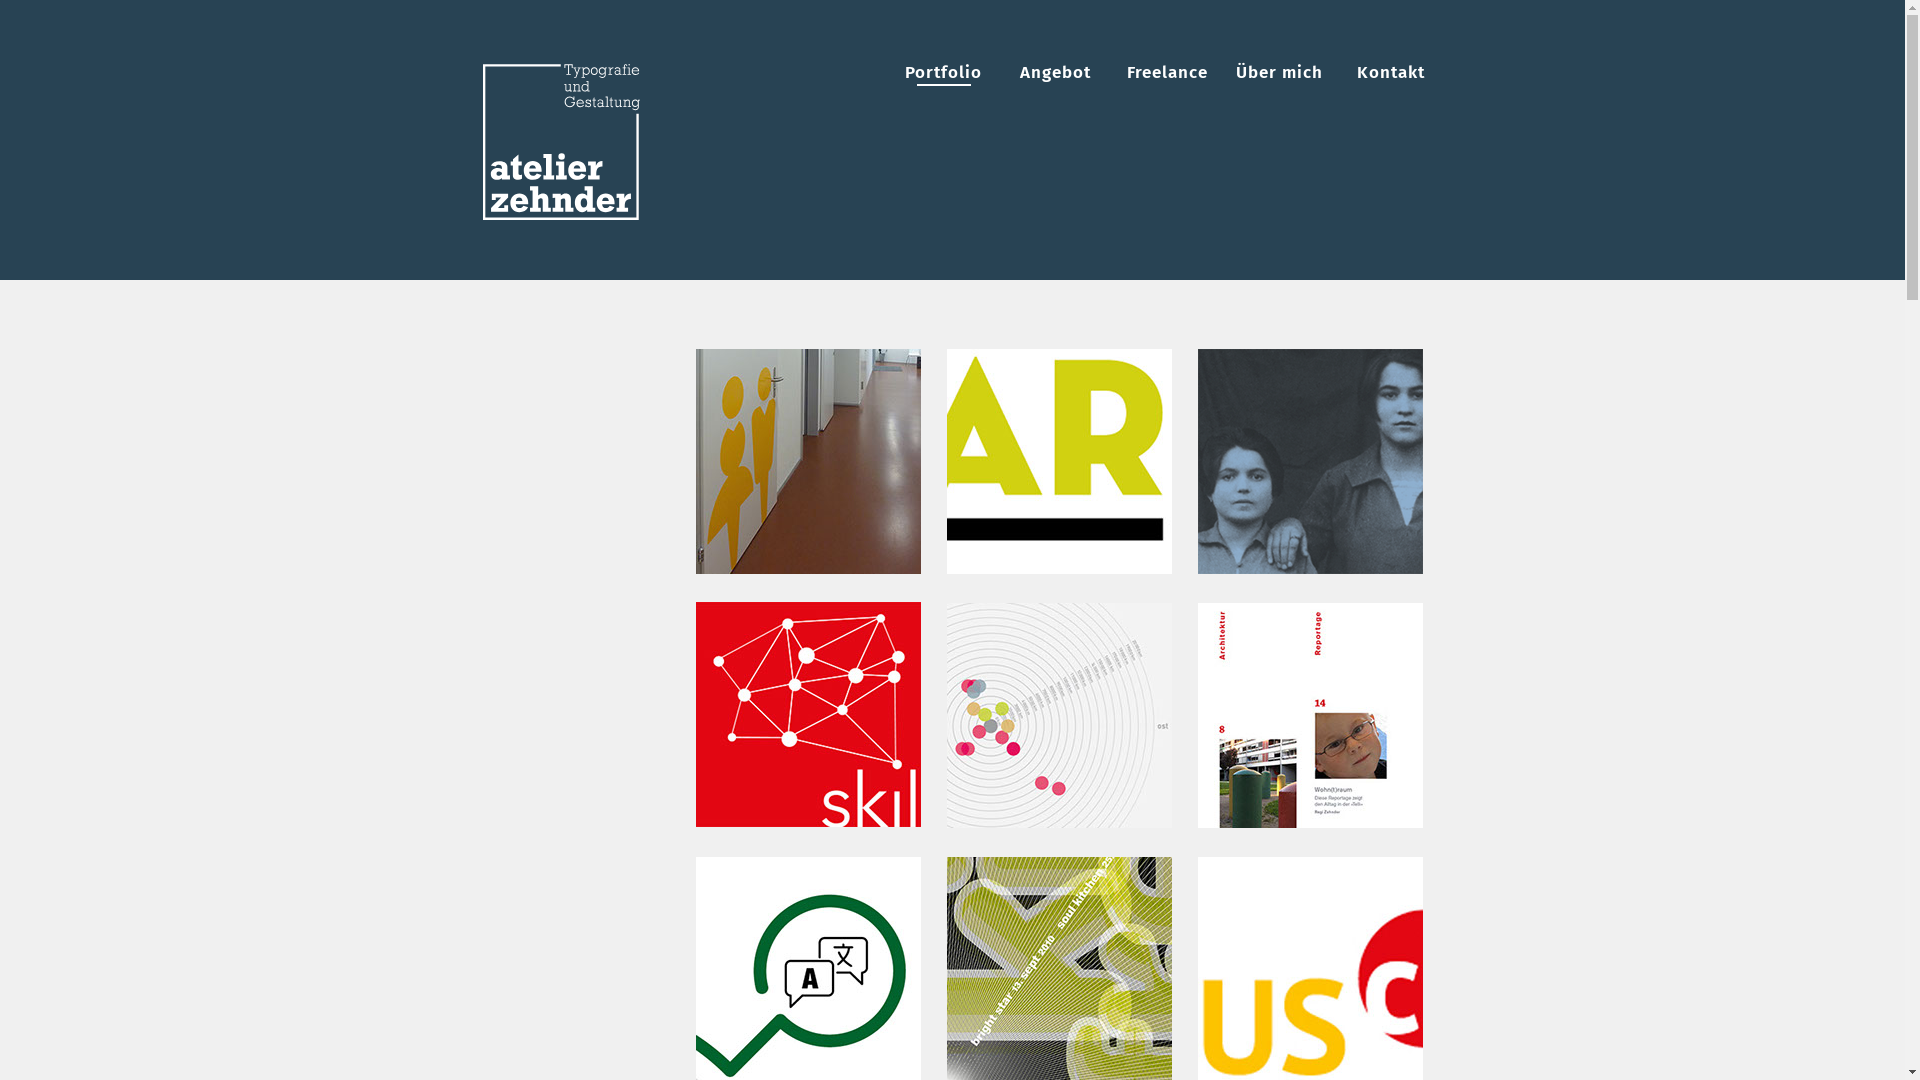 This screenshot has height=1080, width=1920. Describe the element at coordinates (1054, 71) in the screenshot. I see `'Angebot'` at that location.